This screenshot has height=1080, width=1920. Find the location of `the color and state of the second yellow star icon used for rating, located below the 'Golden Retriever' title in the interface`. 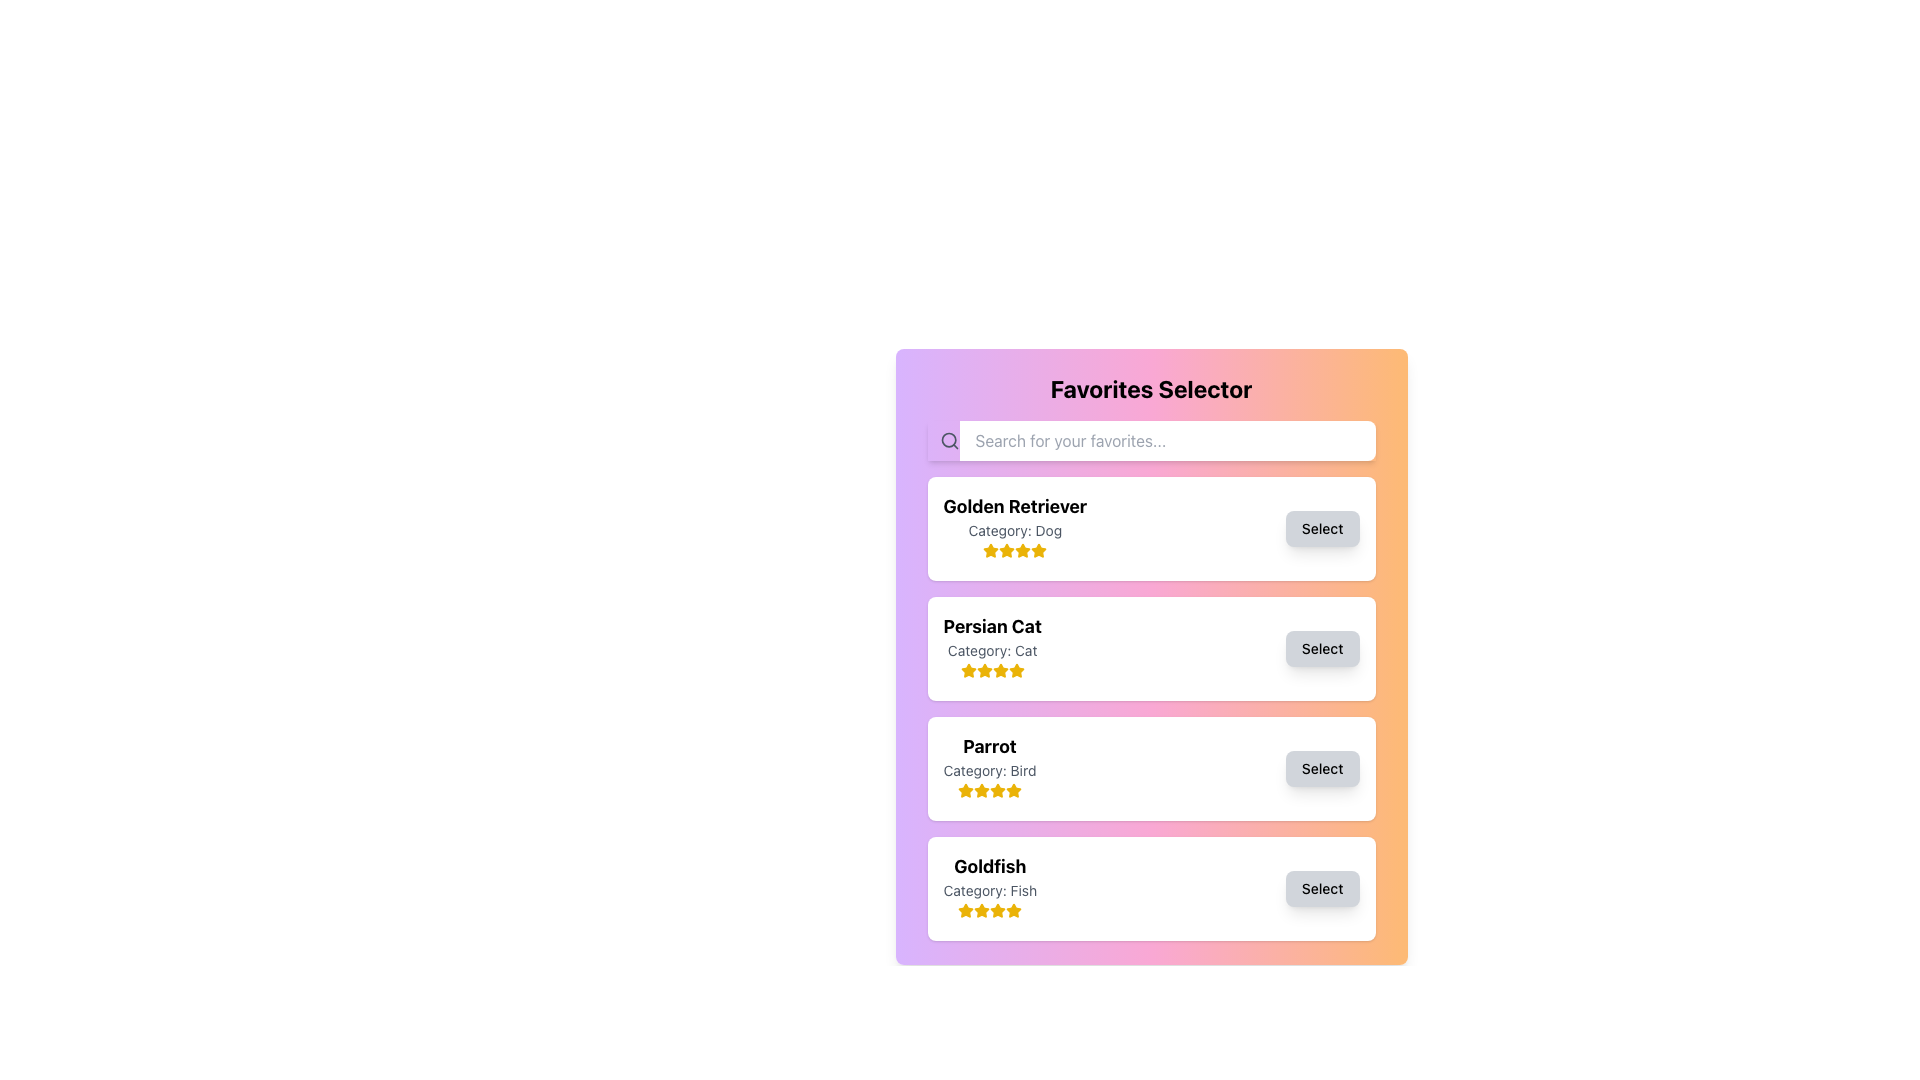

the color and state of the second yellow star icon used for rating, located below the 'Golden Retriever' title in the interface is located at coordinates (1007, 550).